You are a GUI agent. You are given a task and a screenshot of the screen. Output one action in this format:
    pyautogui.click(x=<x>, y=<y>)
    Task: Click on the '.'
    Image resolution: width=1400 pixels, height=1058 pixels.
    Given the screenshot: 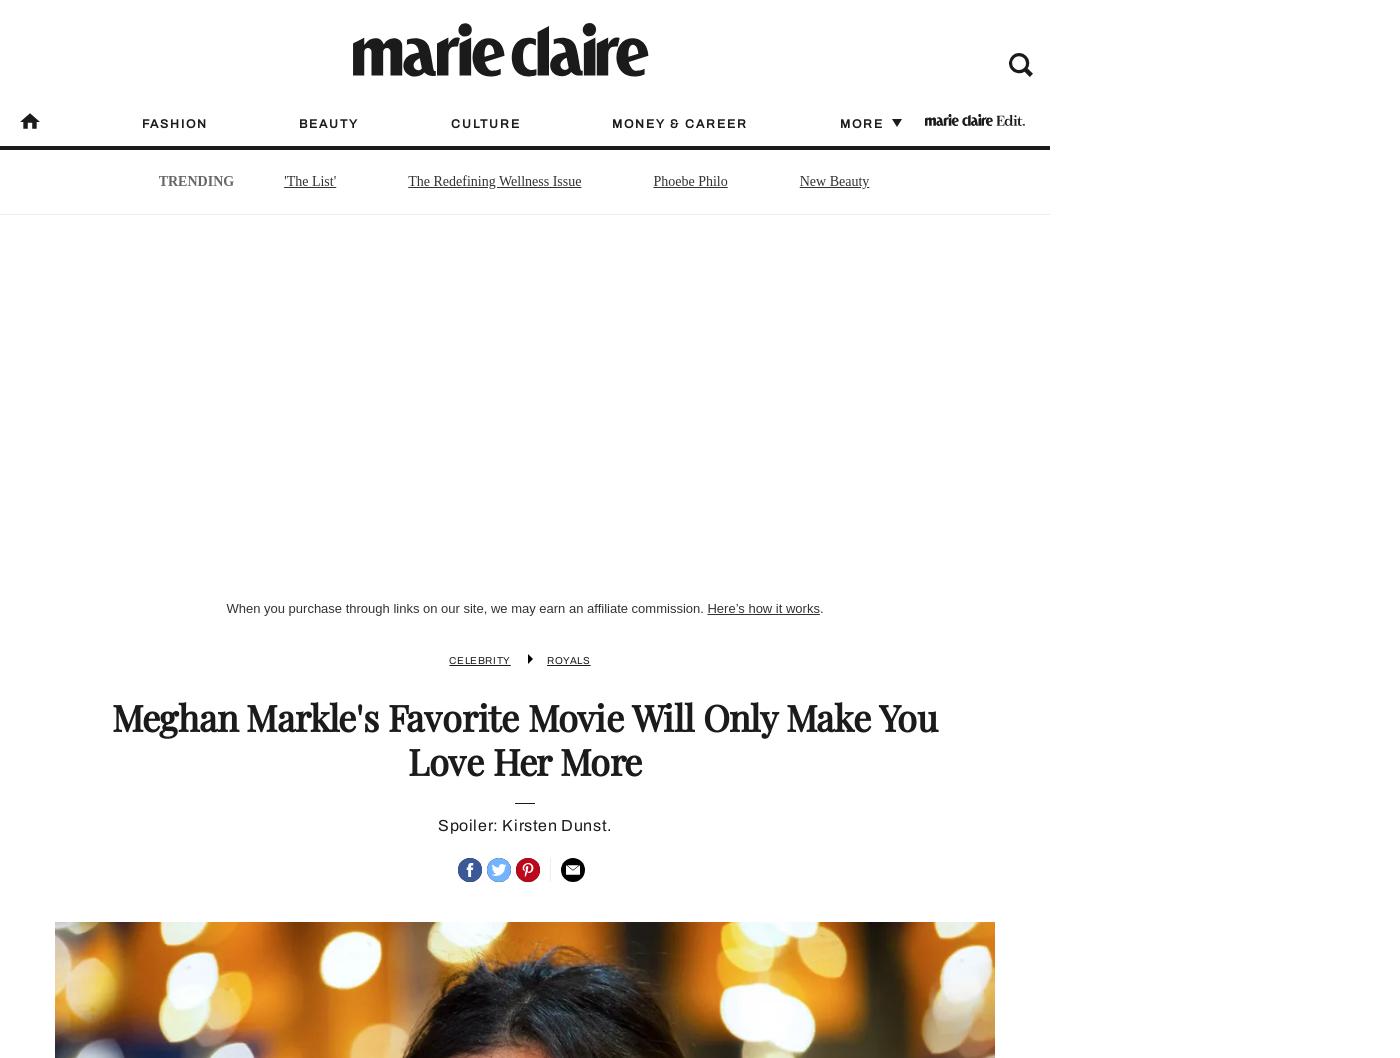 What is the action you would take?
    pyautogui.click(x=820, y=608)
    